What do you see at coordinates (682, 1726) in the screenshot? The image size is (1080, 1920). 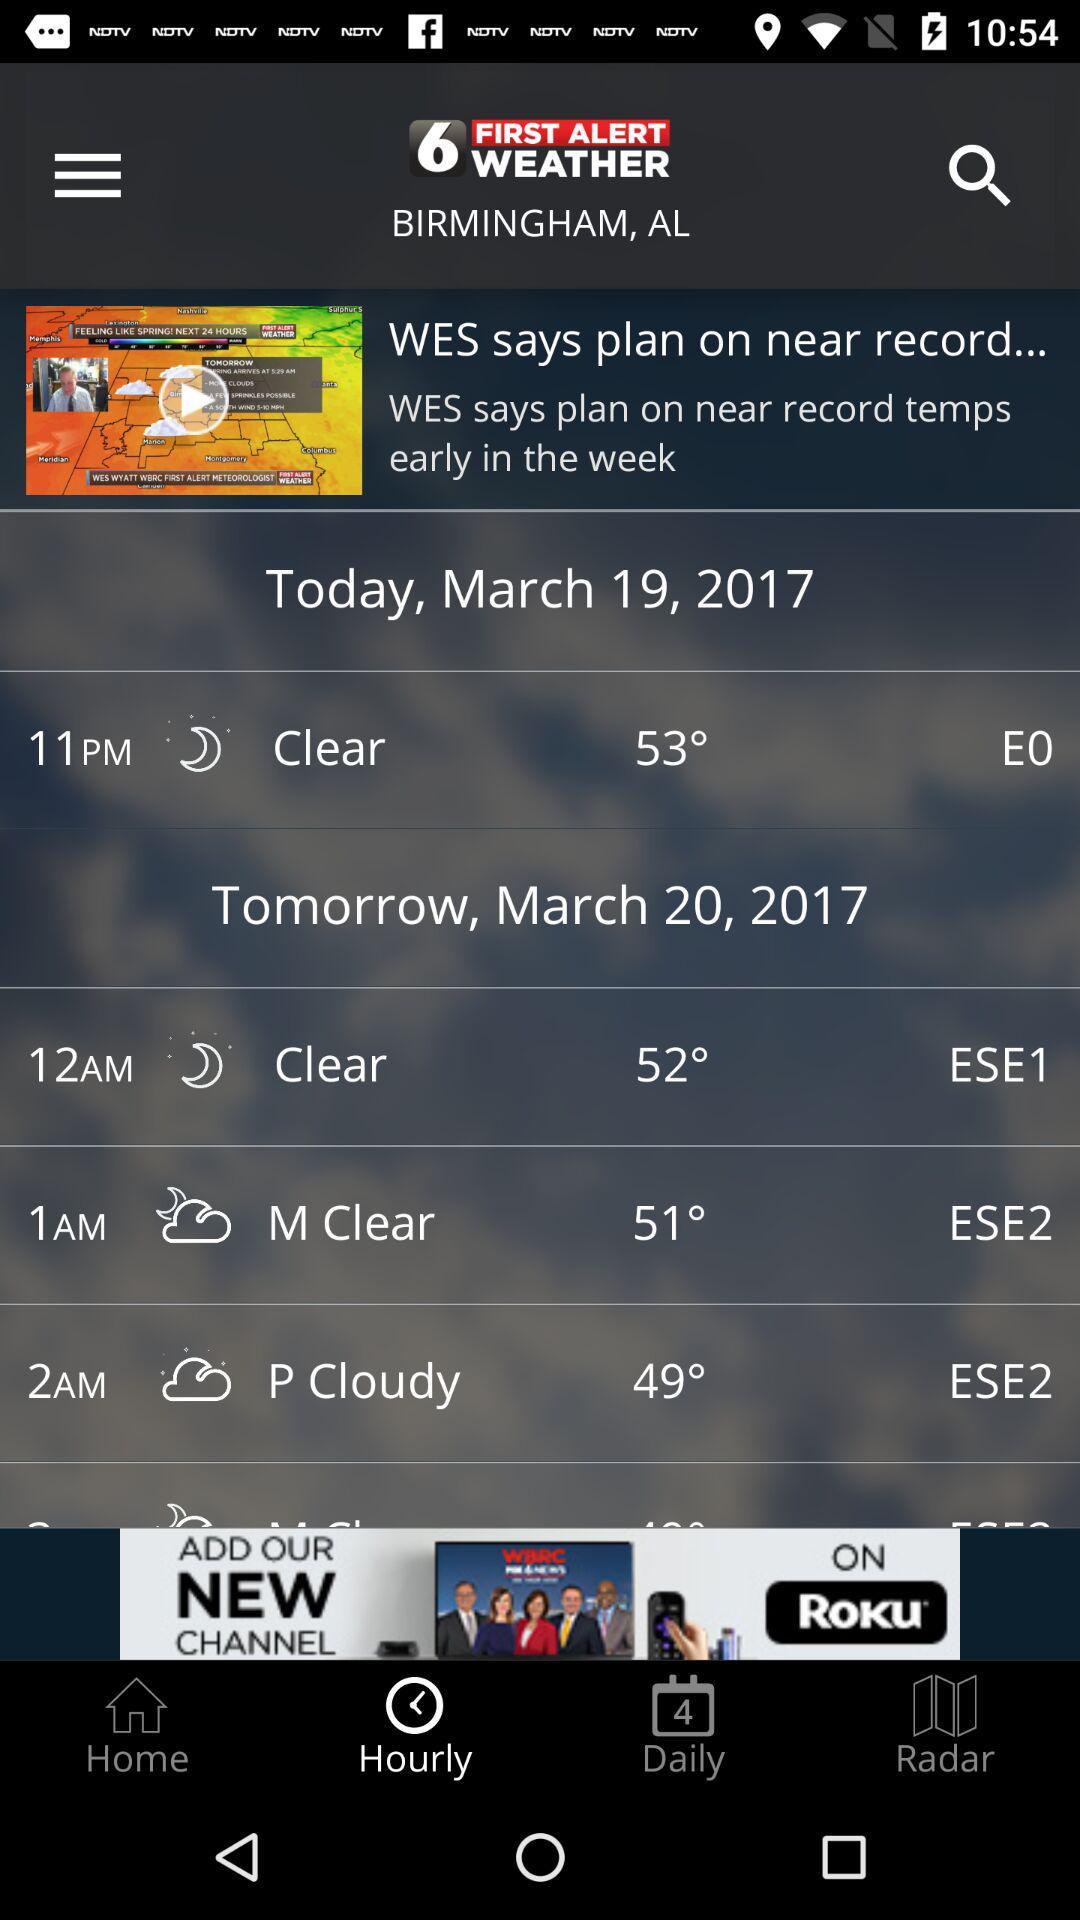 I see `item next to radar item` at bounding box center [682, 1726].